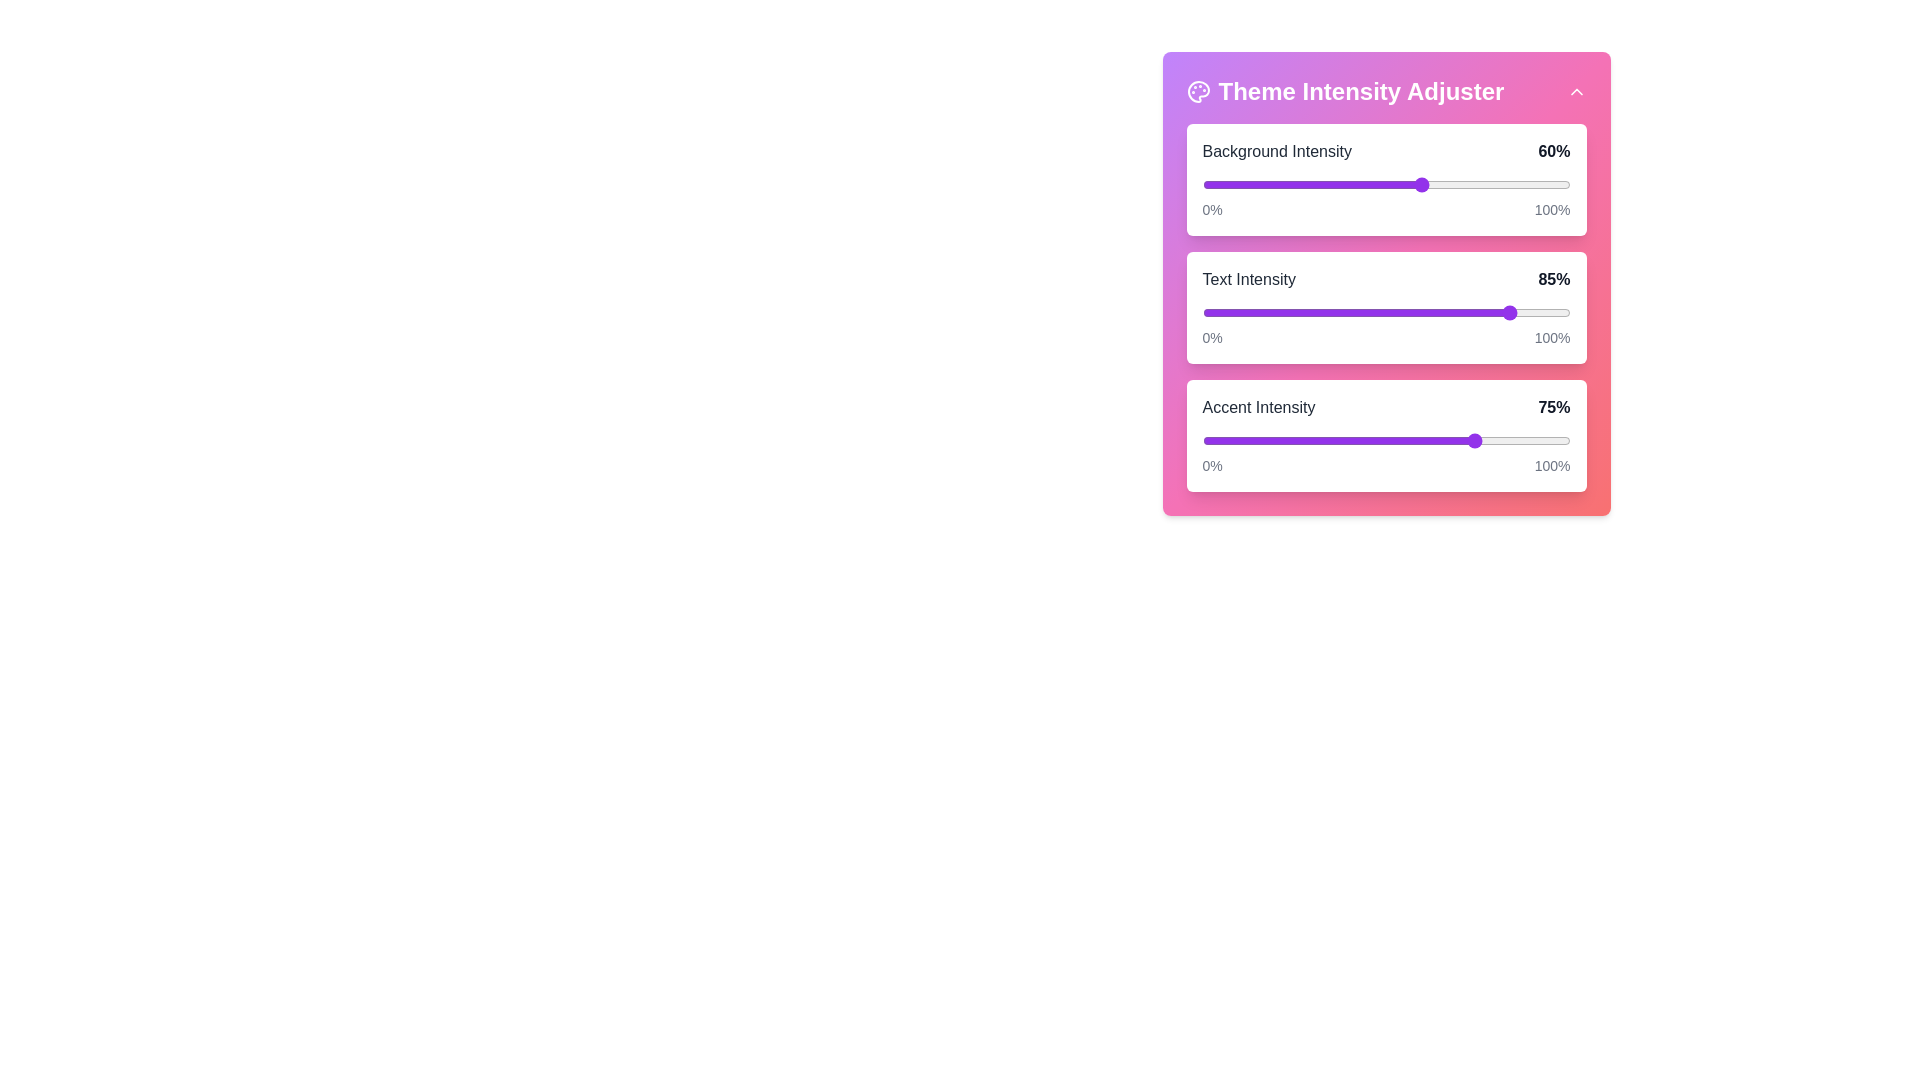 Image resolution: width=1920 pixels, height=1080 pixels. I want to click on the text label displaying '0%' in gray color, located to the left of the slider component in the 'Accent Intensity' section, so click(1211, 466).